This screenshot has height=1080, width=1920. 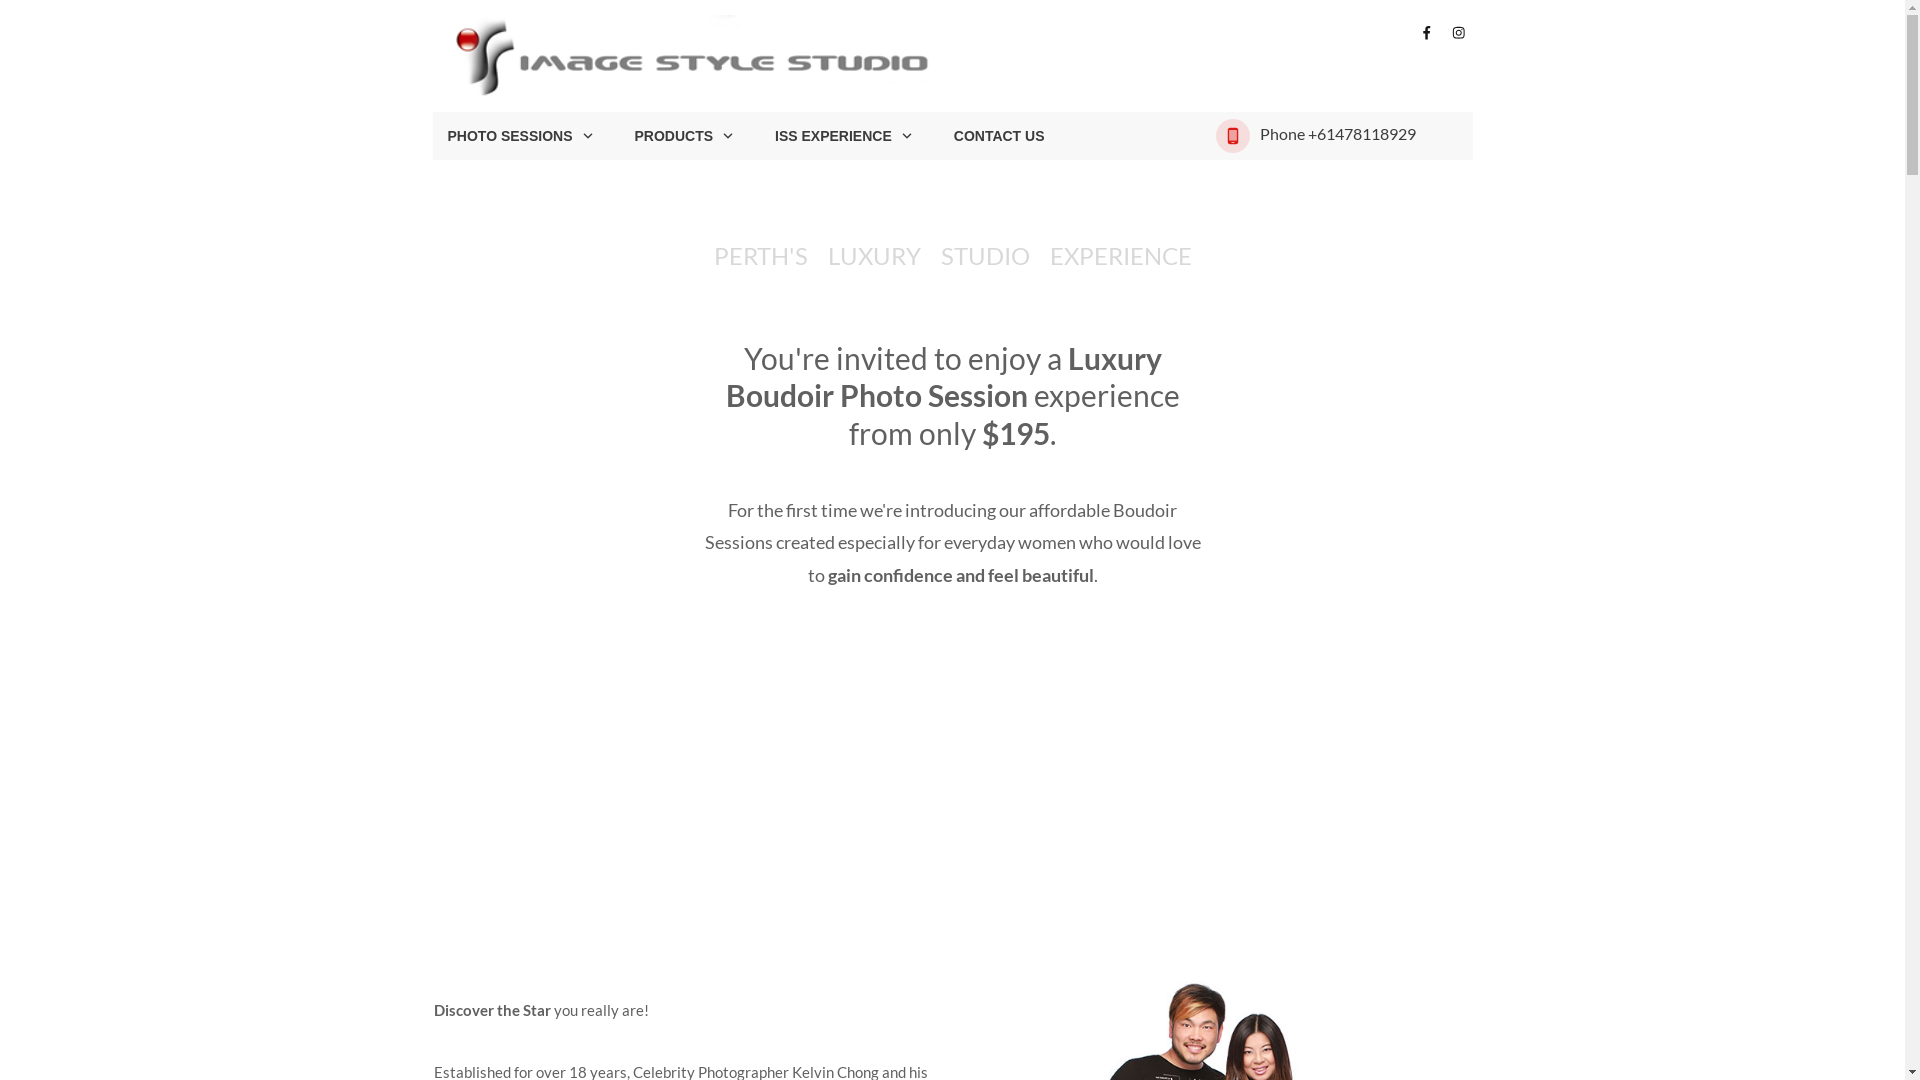 What do you see at coordinates (632, 135) in the screenshot?
I see `'PRODUCTS'` at bounding box center [632, 135].